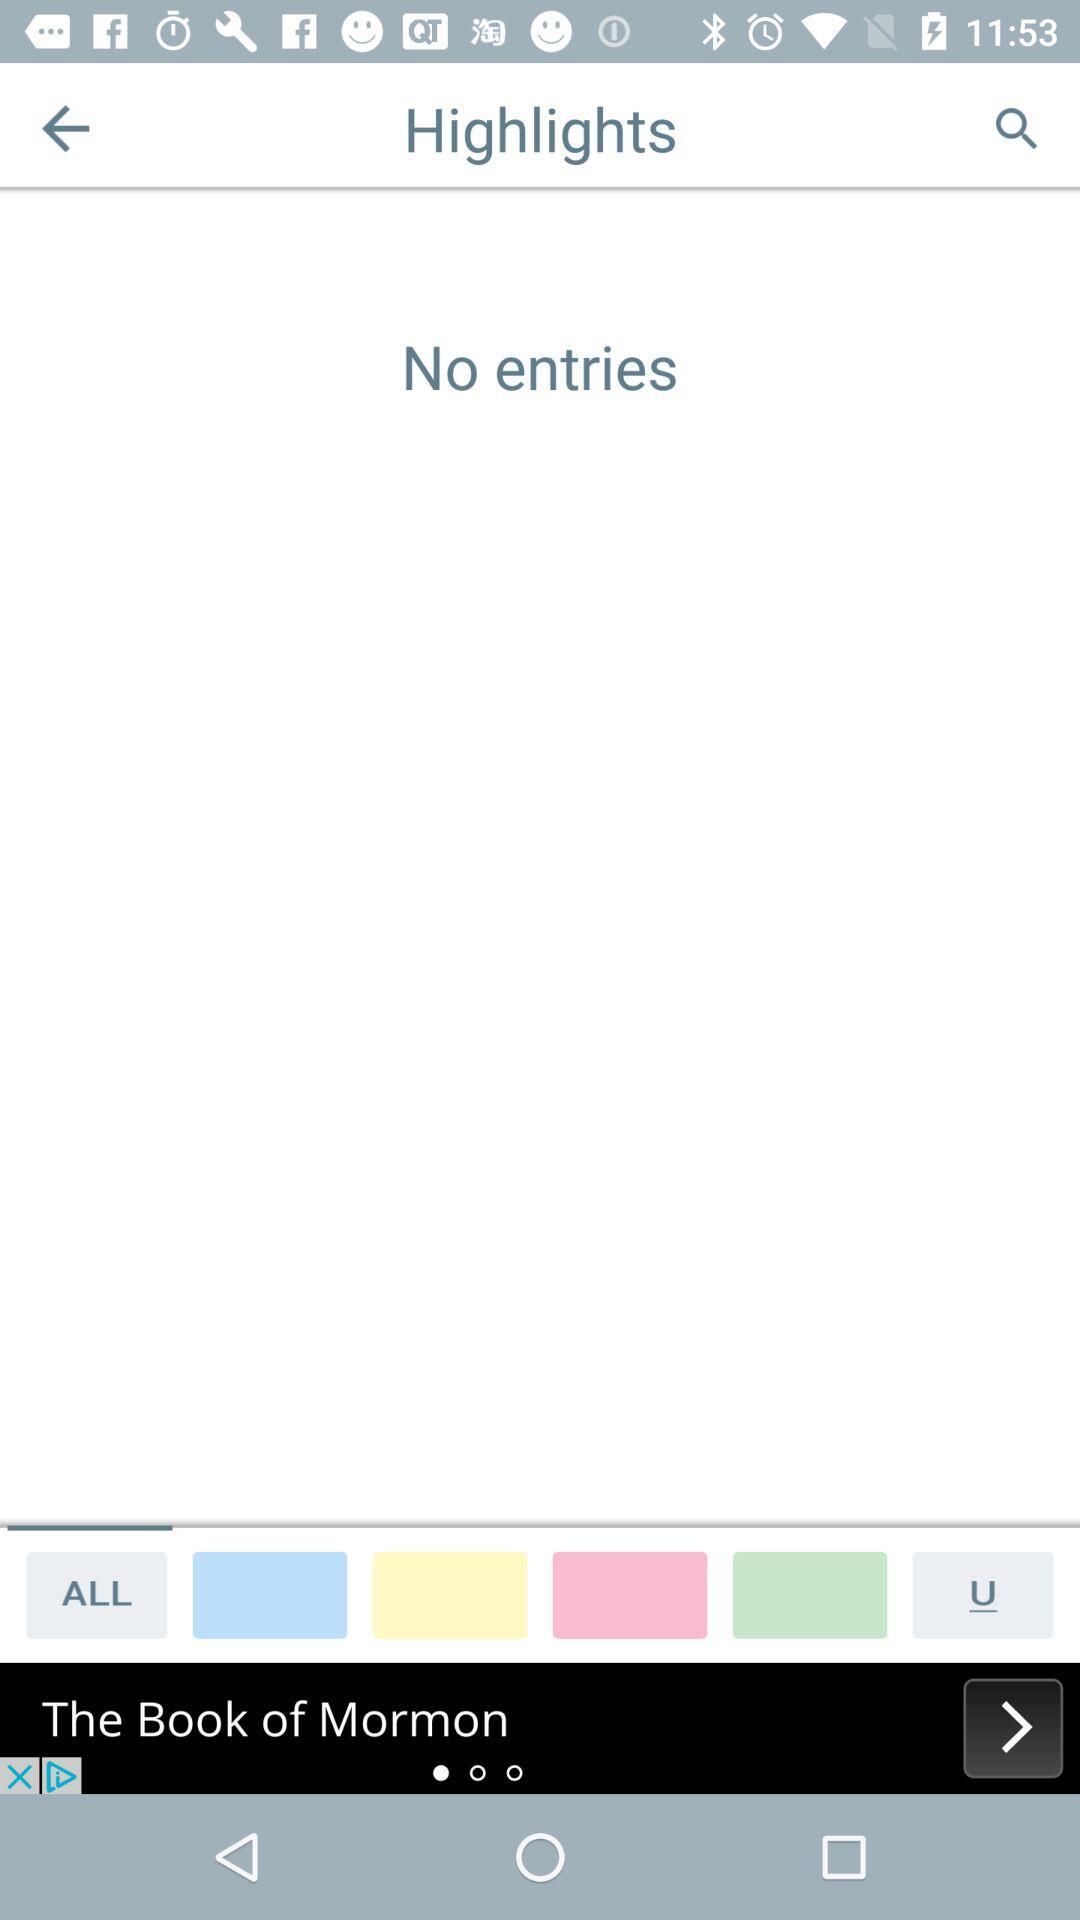  I want to click on highlight color, so click(810, 1593).